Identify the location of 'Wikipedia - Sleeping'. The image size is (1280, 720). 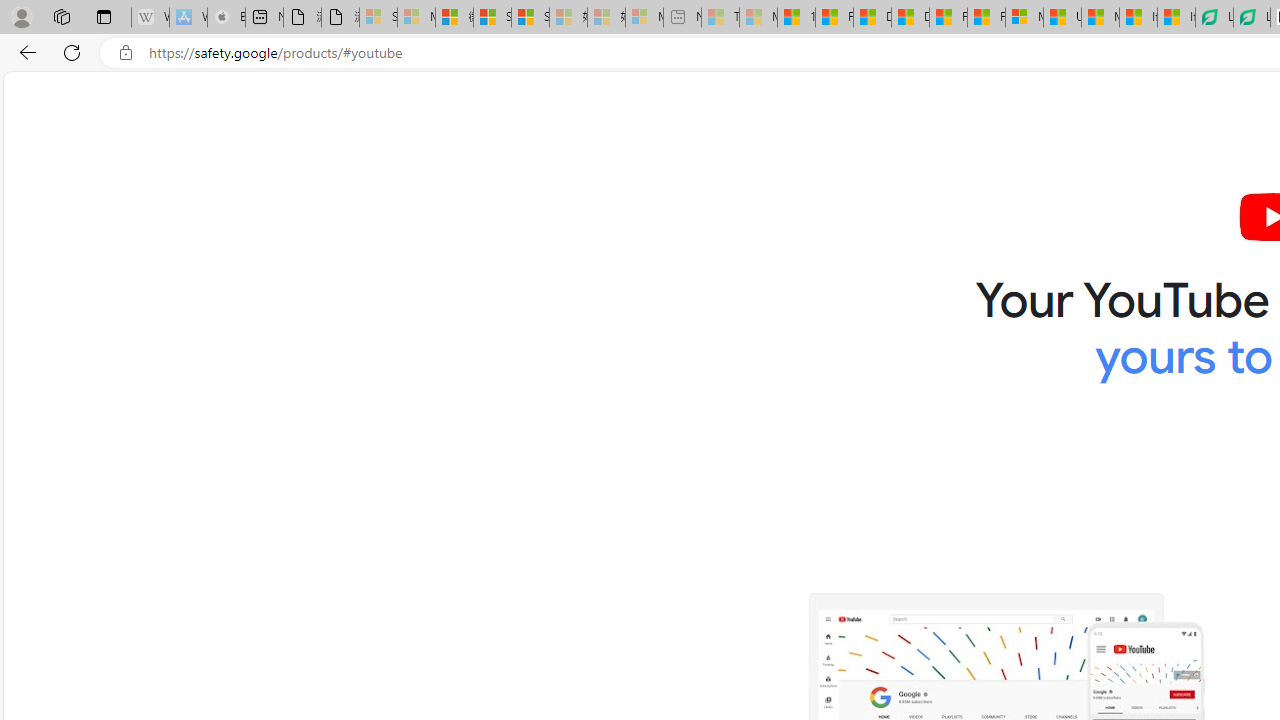
(149, 17).